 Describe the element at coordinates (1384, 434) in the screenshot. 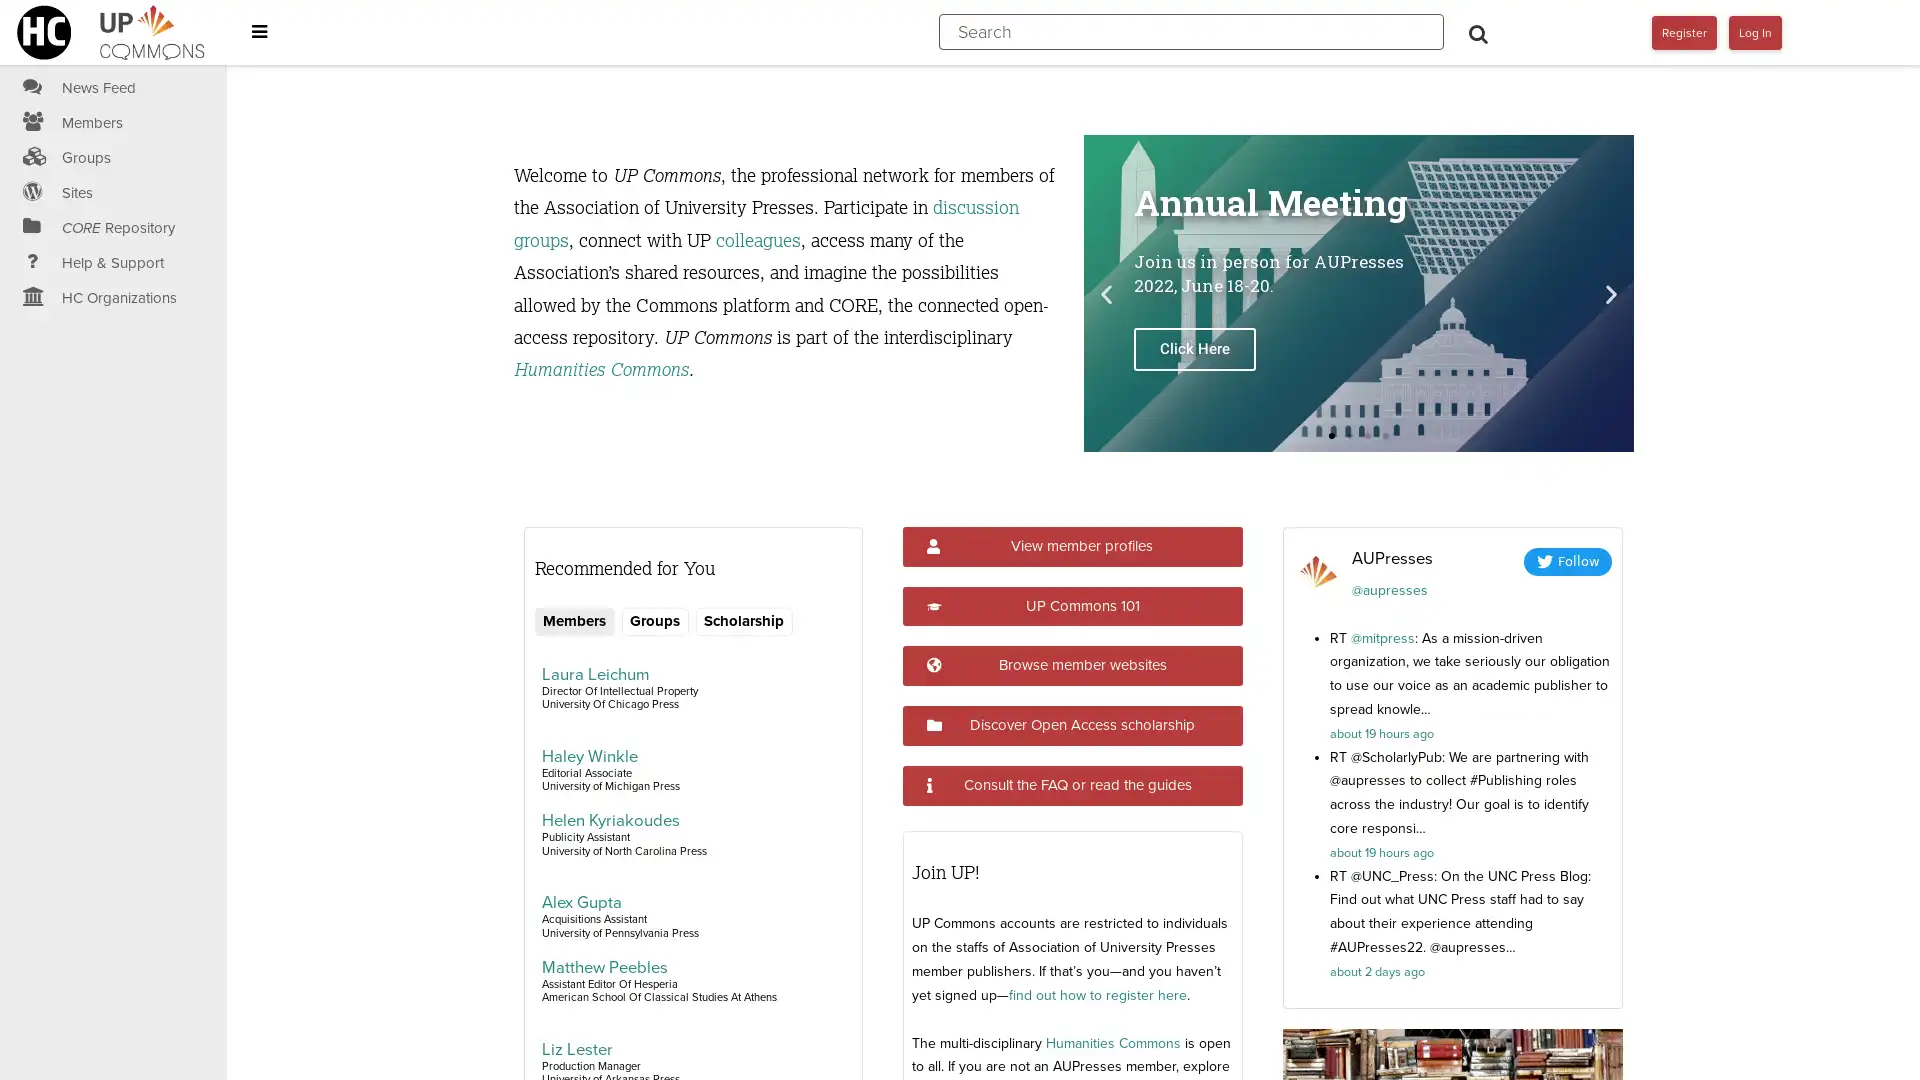

I see `Go to slide 4` at that location.